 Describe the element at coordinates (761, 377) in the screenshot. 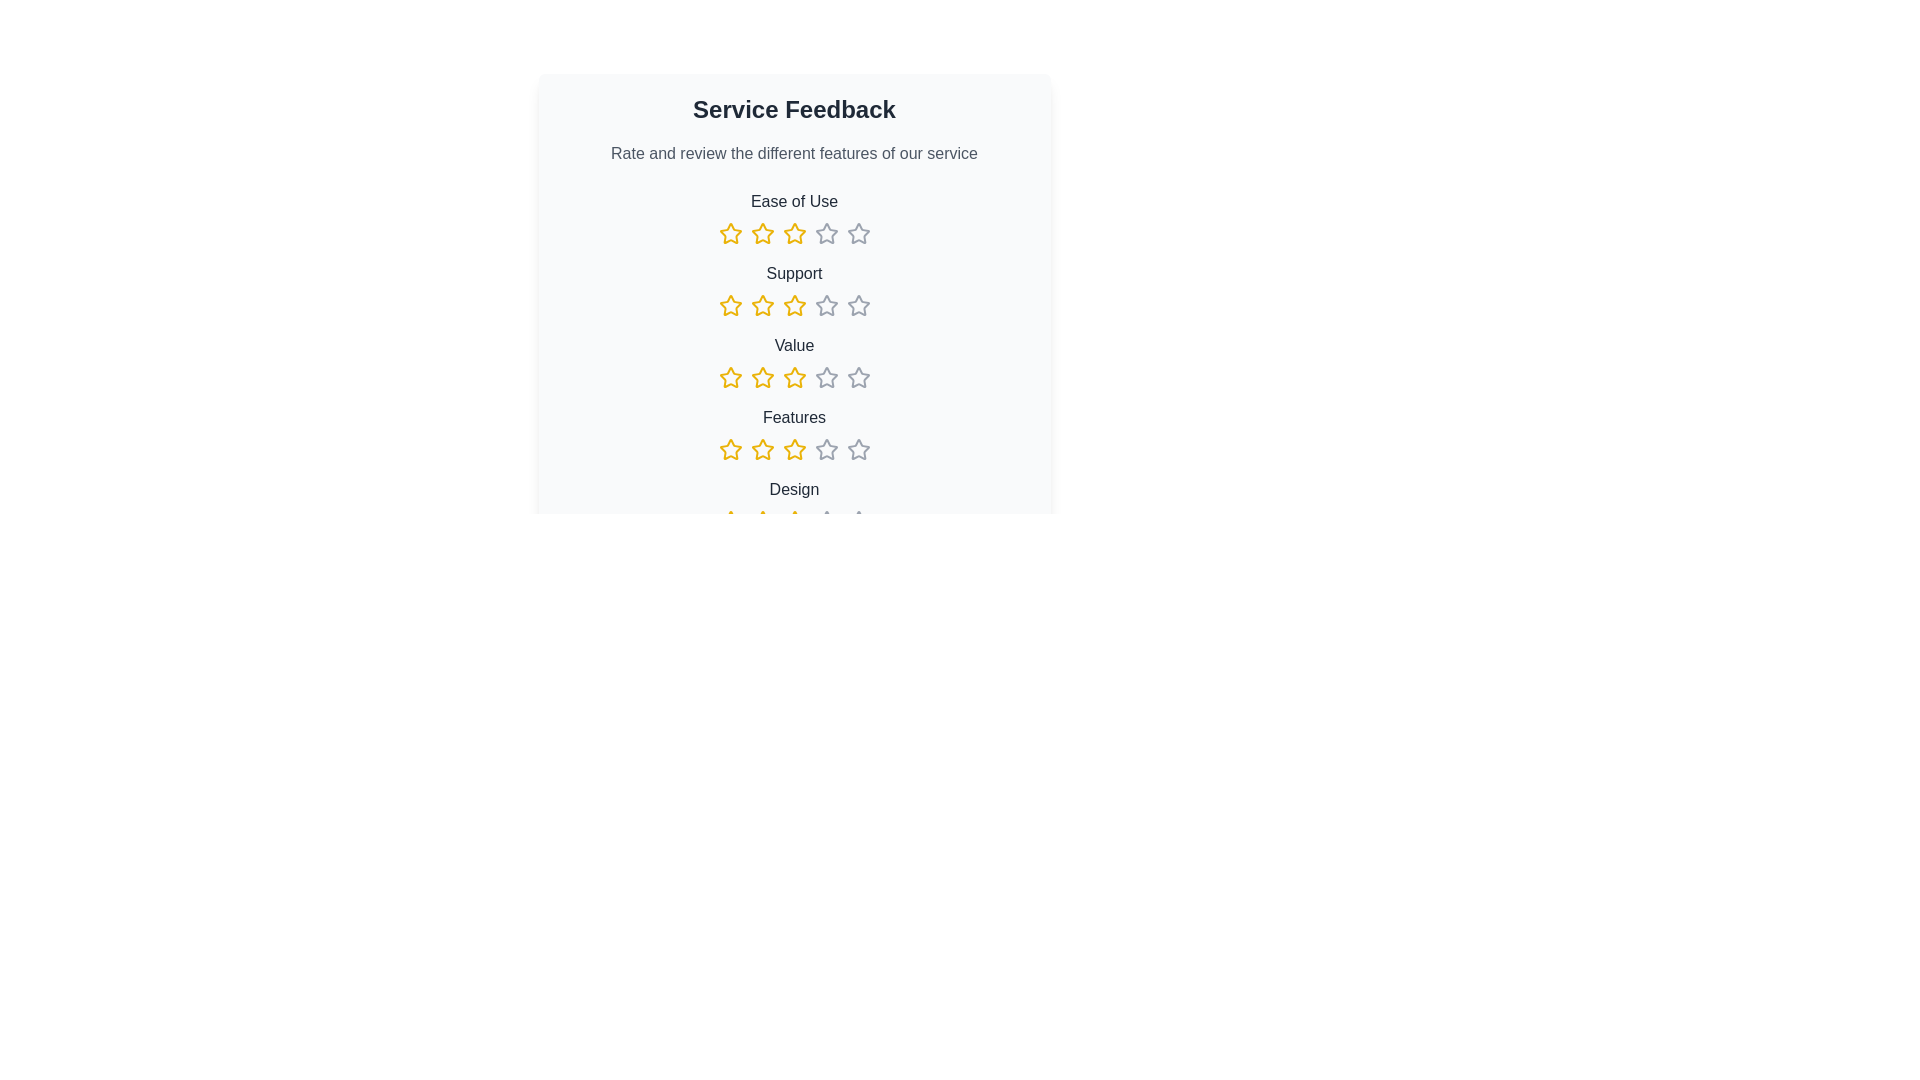

I see `the first star in the third row of the 'Value' rating section` at that location.